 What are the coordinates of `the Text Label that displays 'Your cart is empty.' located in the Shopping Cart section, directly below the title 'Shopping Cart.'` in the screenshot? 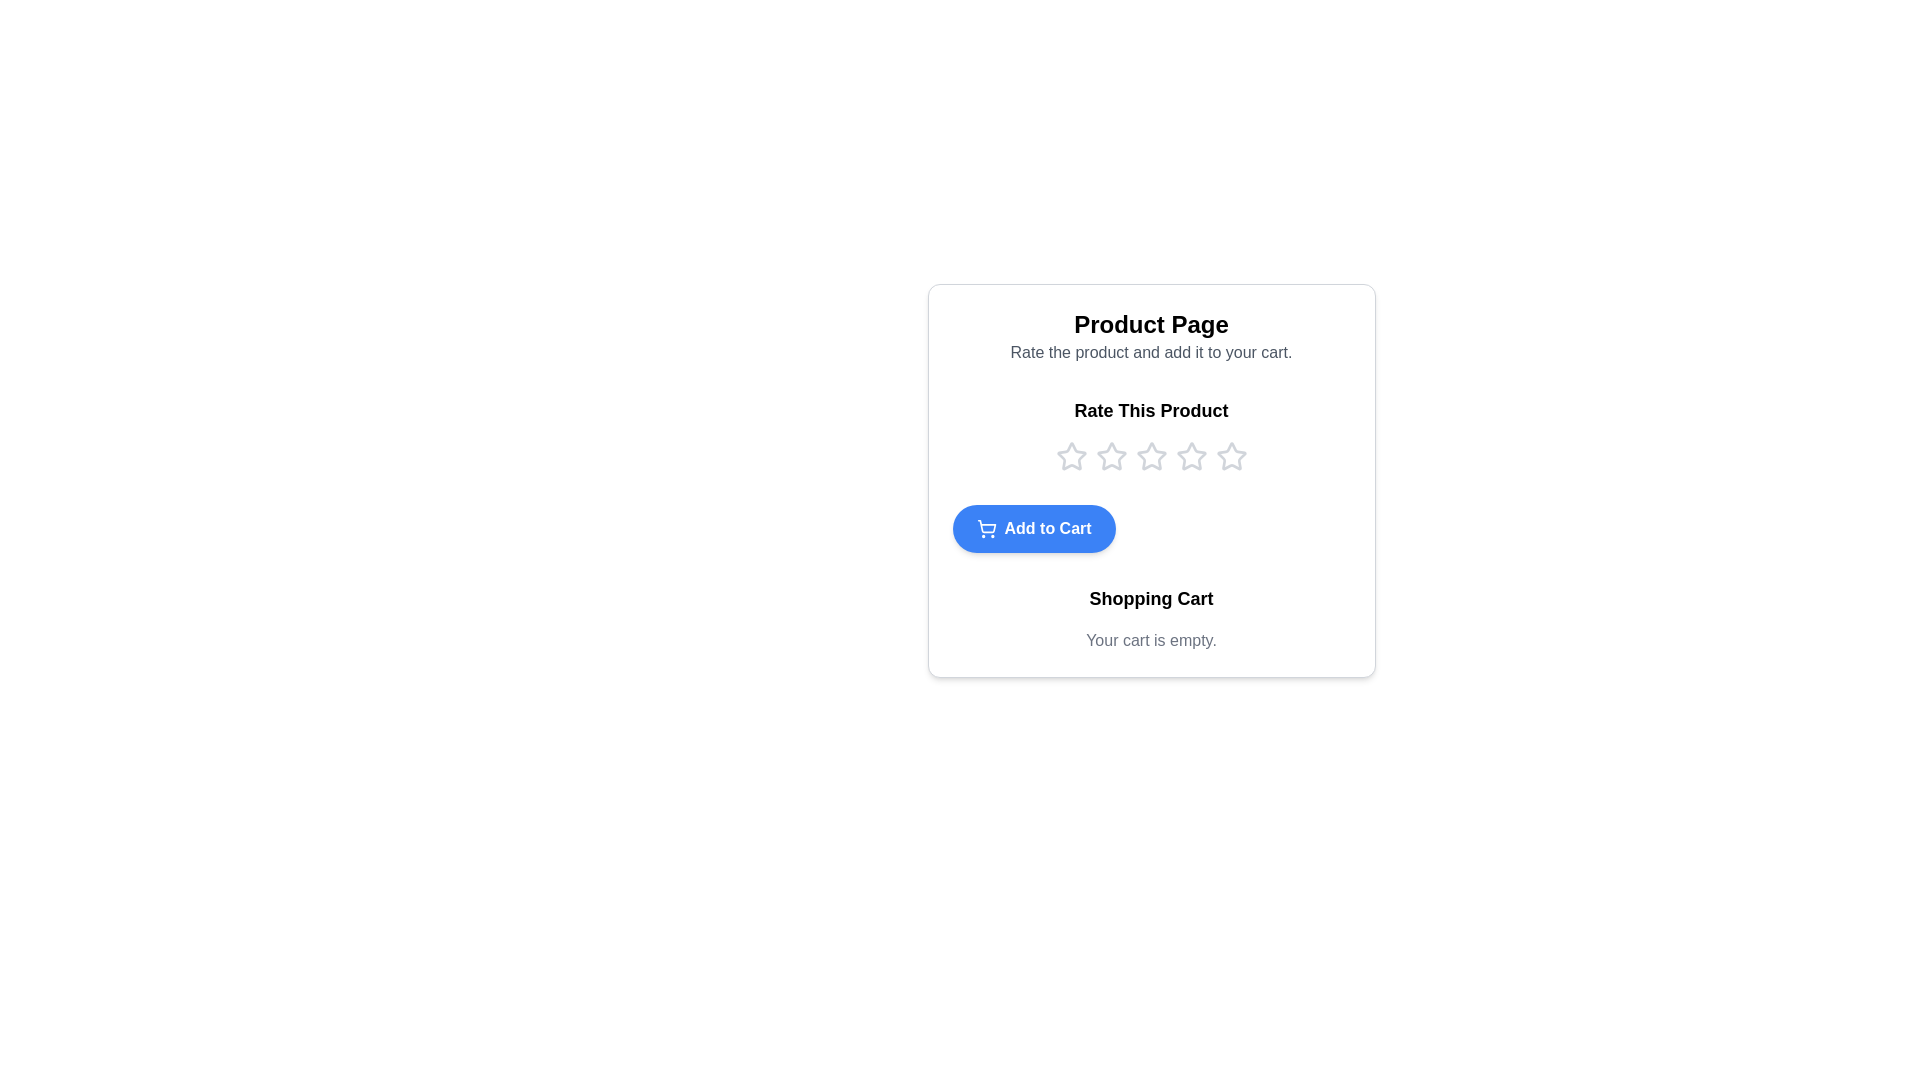 It's located at (1151, 640).